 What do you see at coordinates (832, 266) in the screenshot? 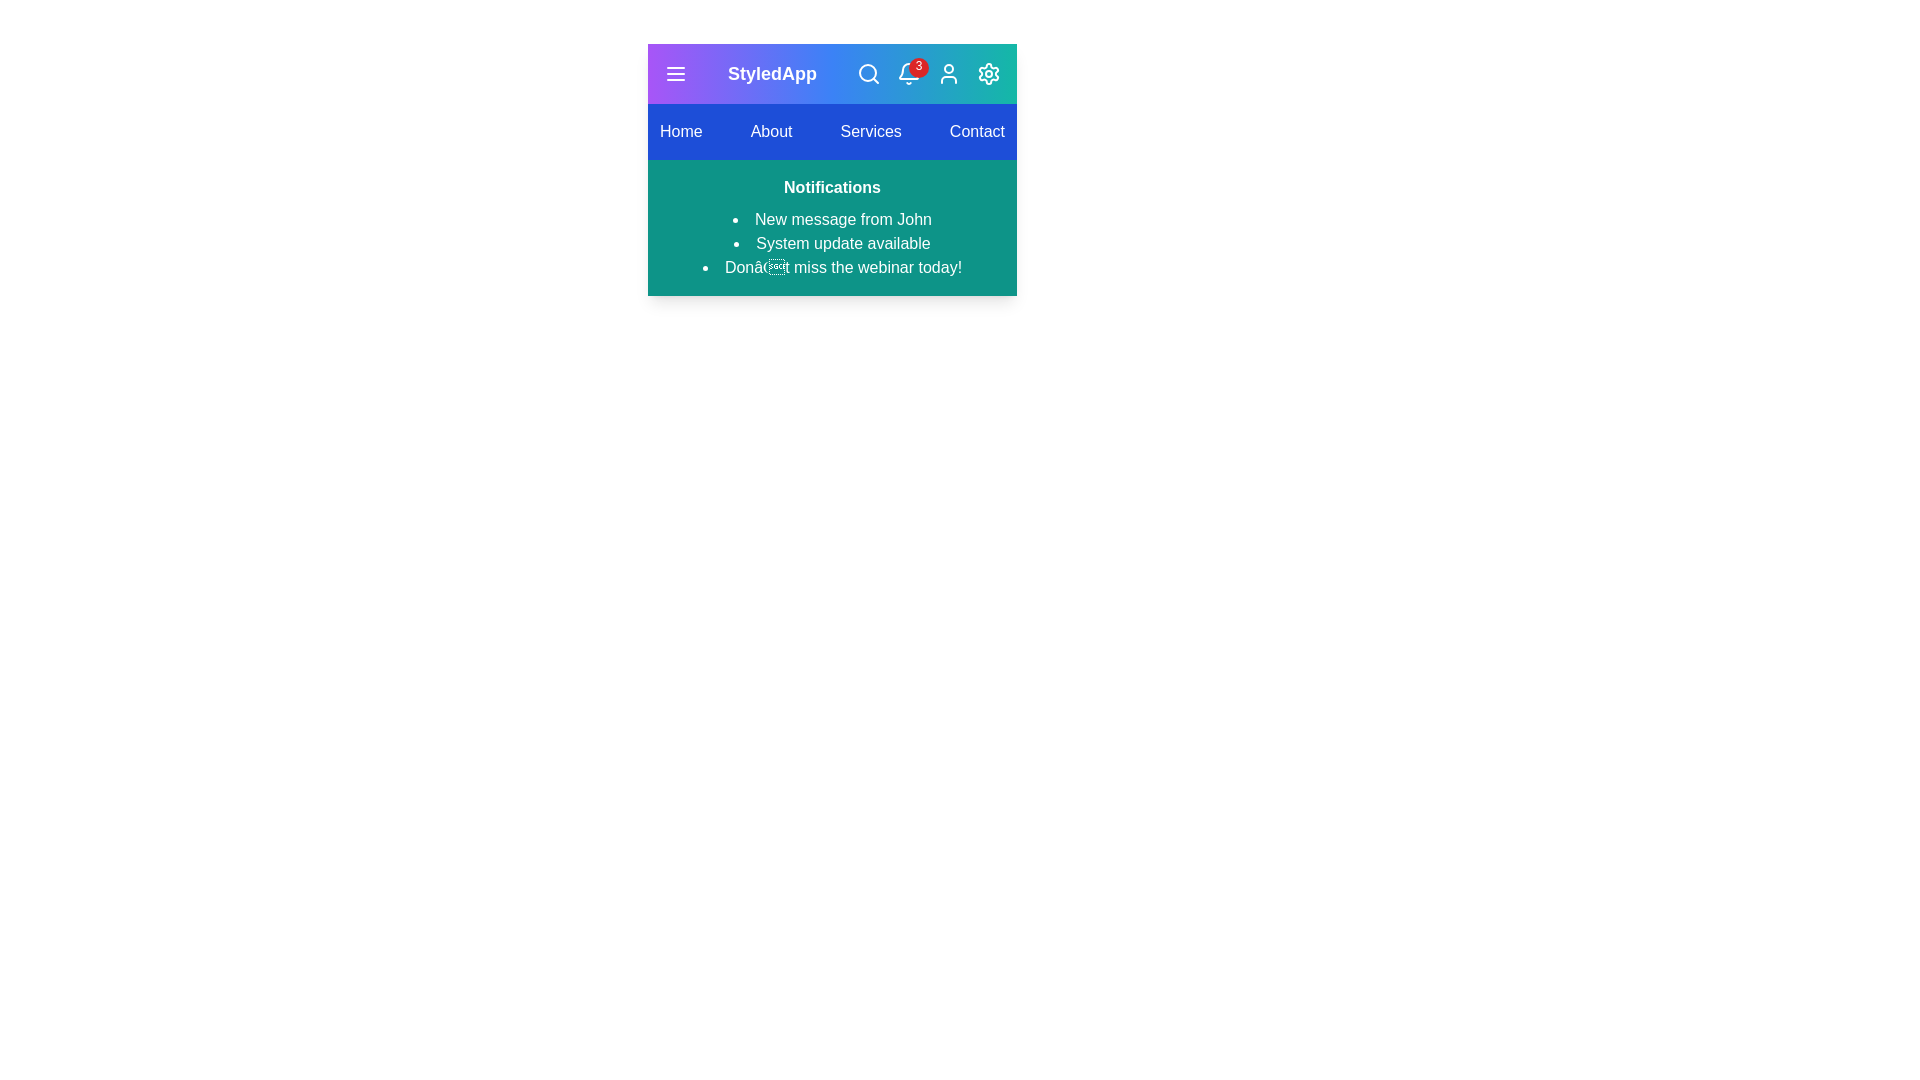
I see `text element that displays 'Don’t miss the webinar today!' which is the last item in the bullet-point list under the 'Notifications' section` at bounding box center [832, 266].